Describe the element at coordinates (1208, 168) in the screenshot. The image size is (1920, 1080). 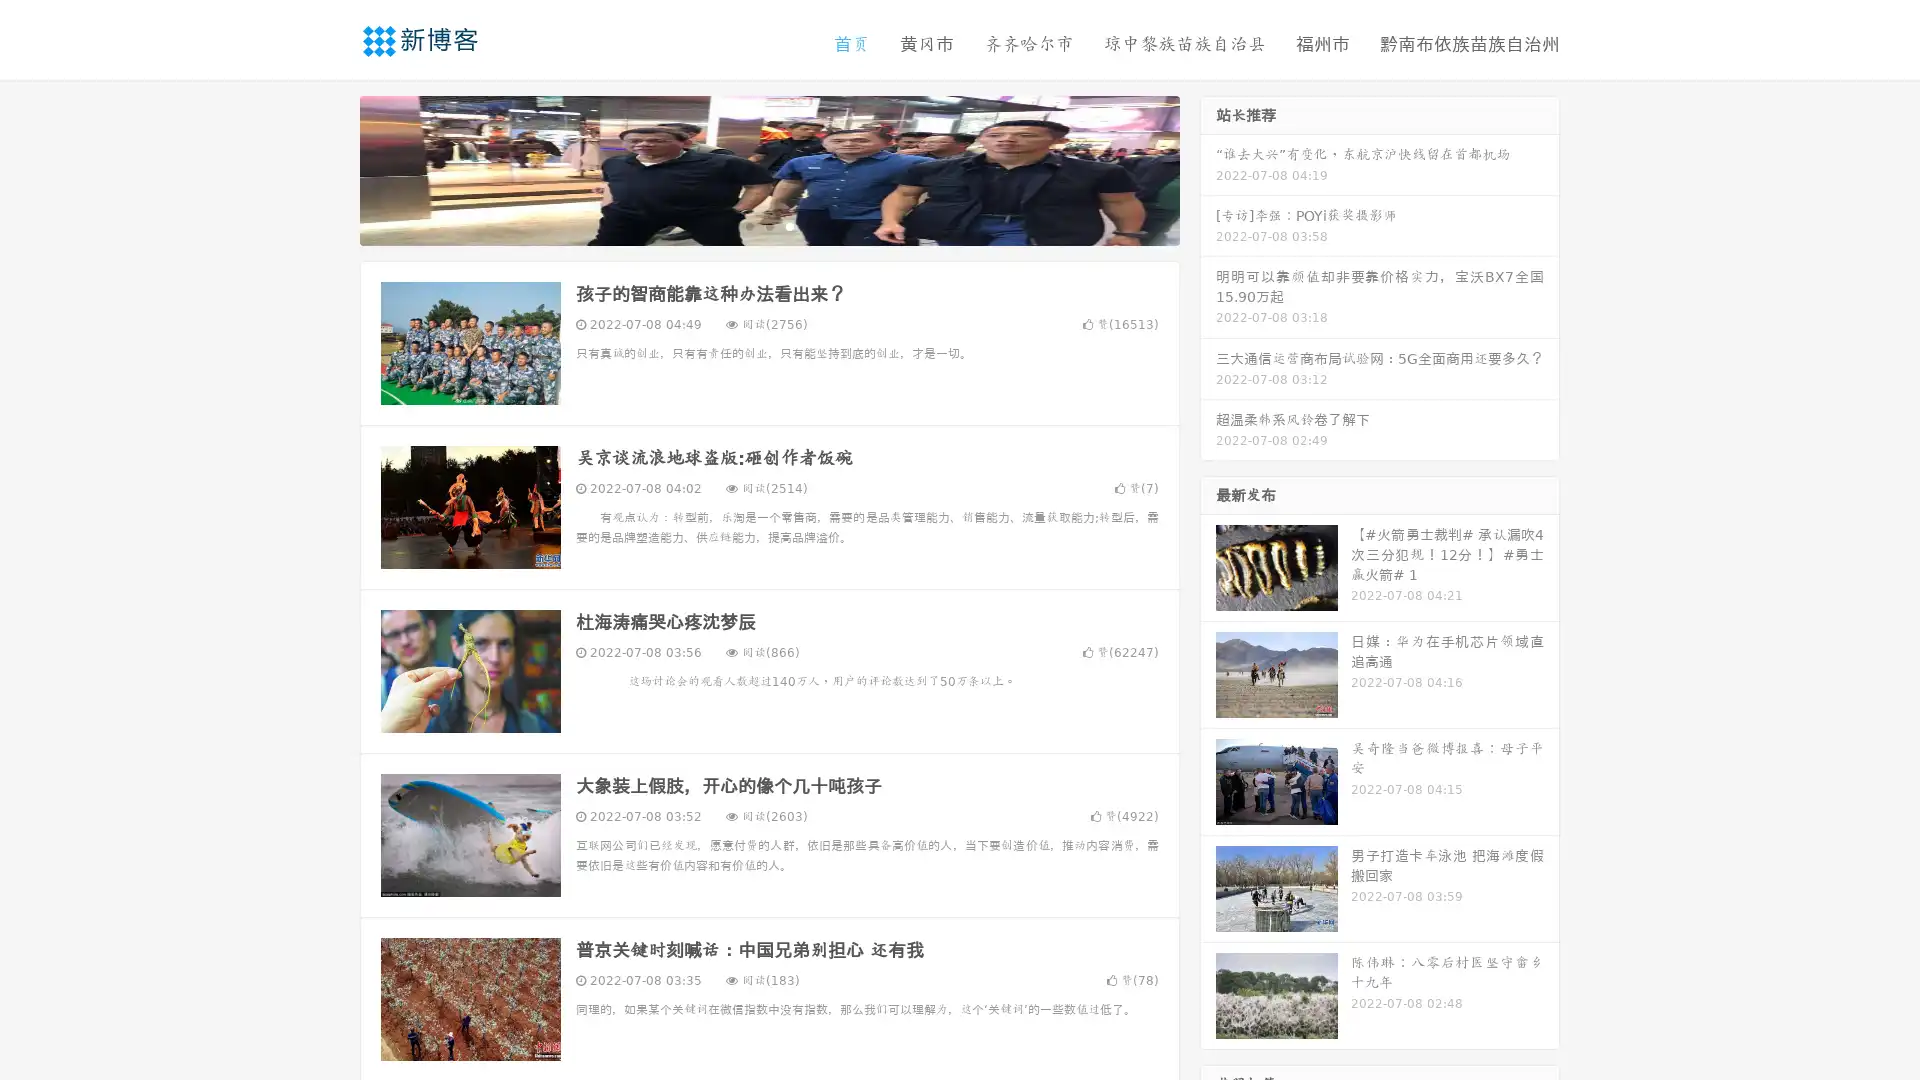
I see `Next slide` at that location.